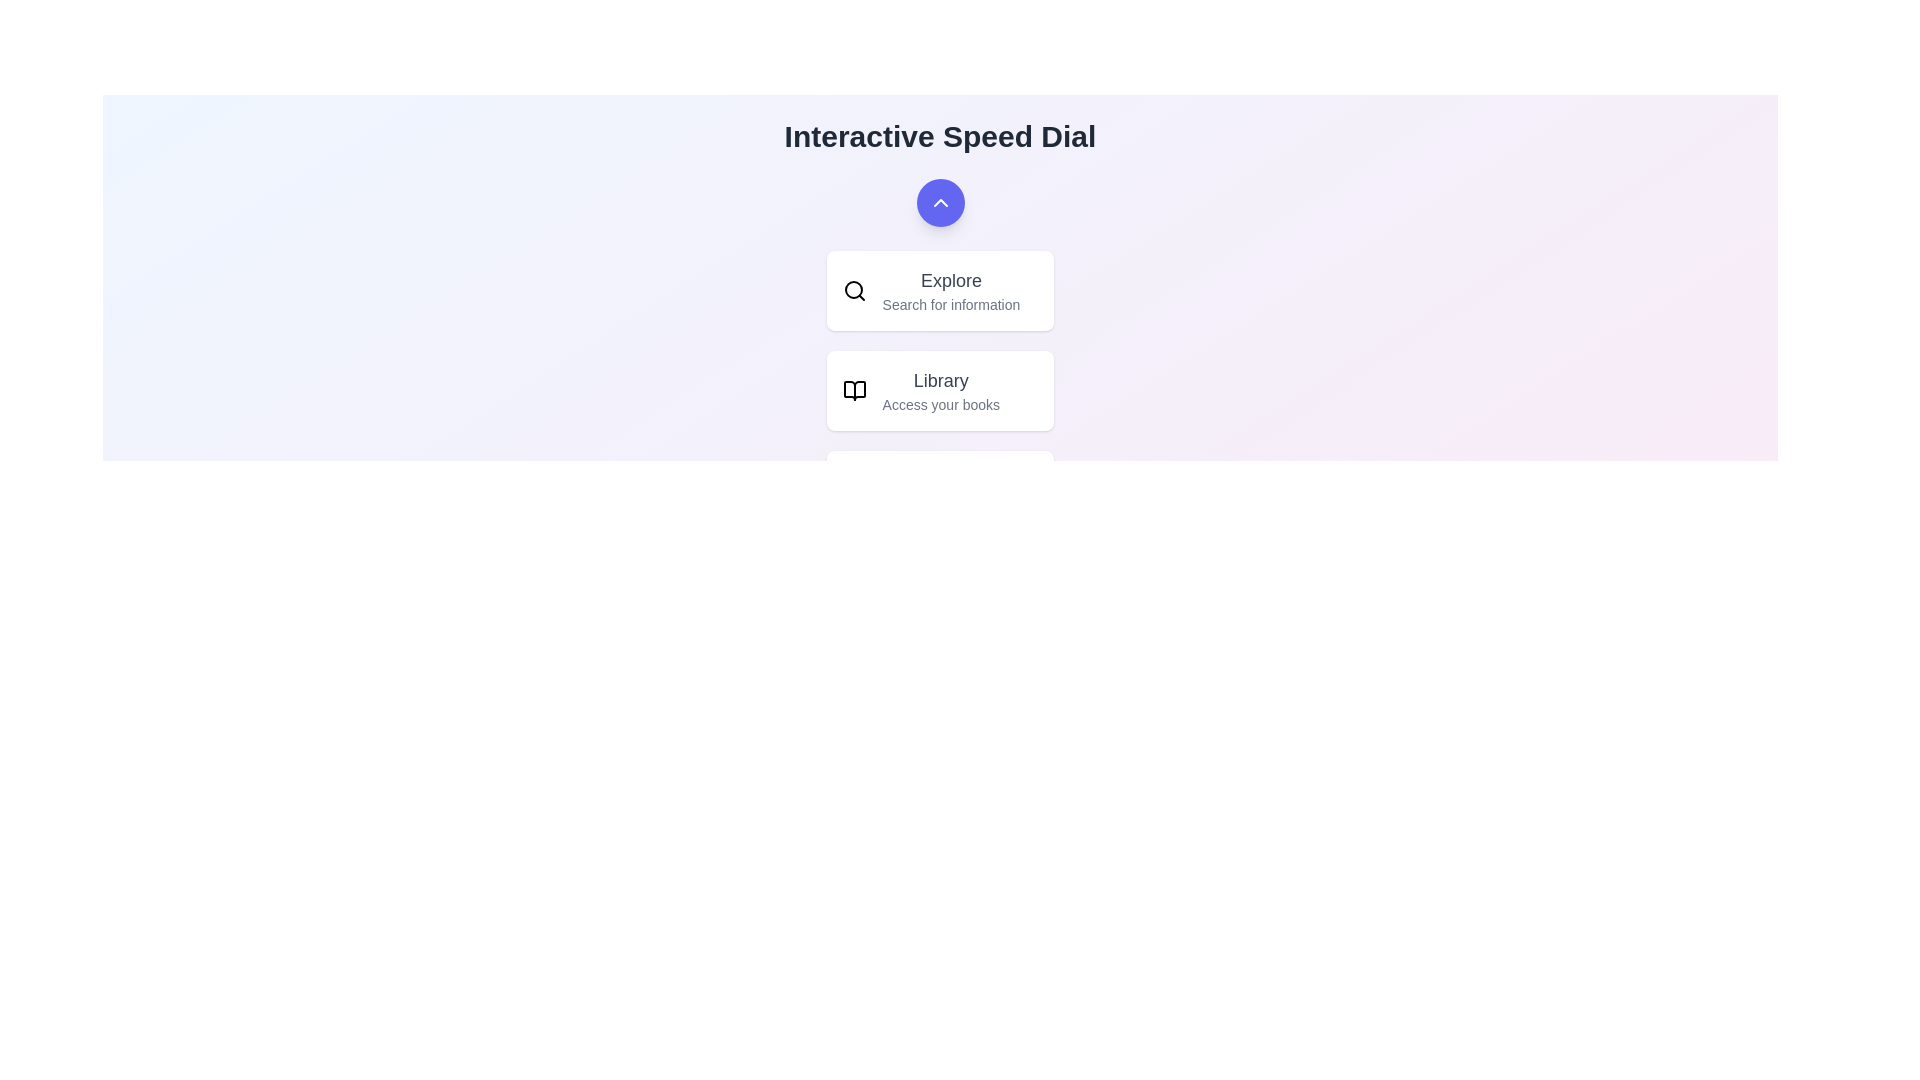  What do you see at coordinates (854, 290) in the screenshot?
I see `the Explore icon to observe its visual effect` at bounding box center [854, 290].